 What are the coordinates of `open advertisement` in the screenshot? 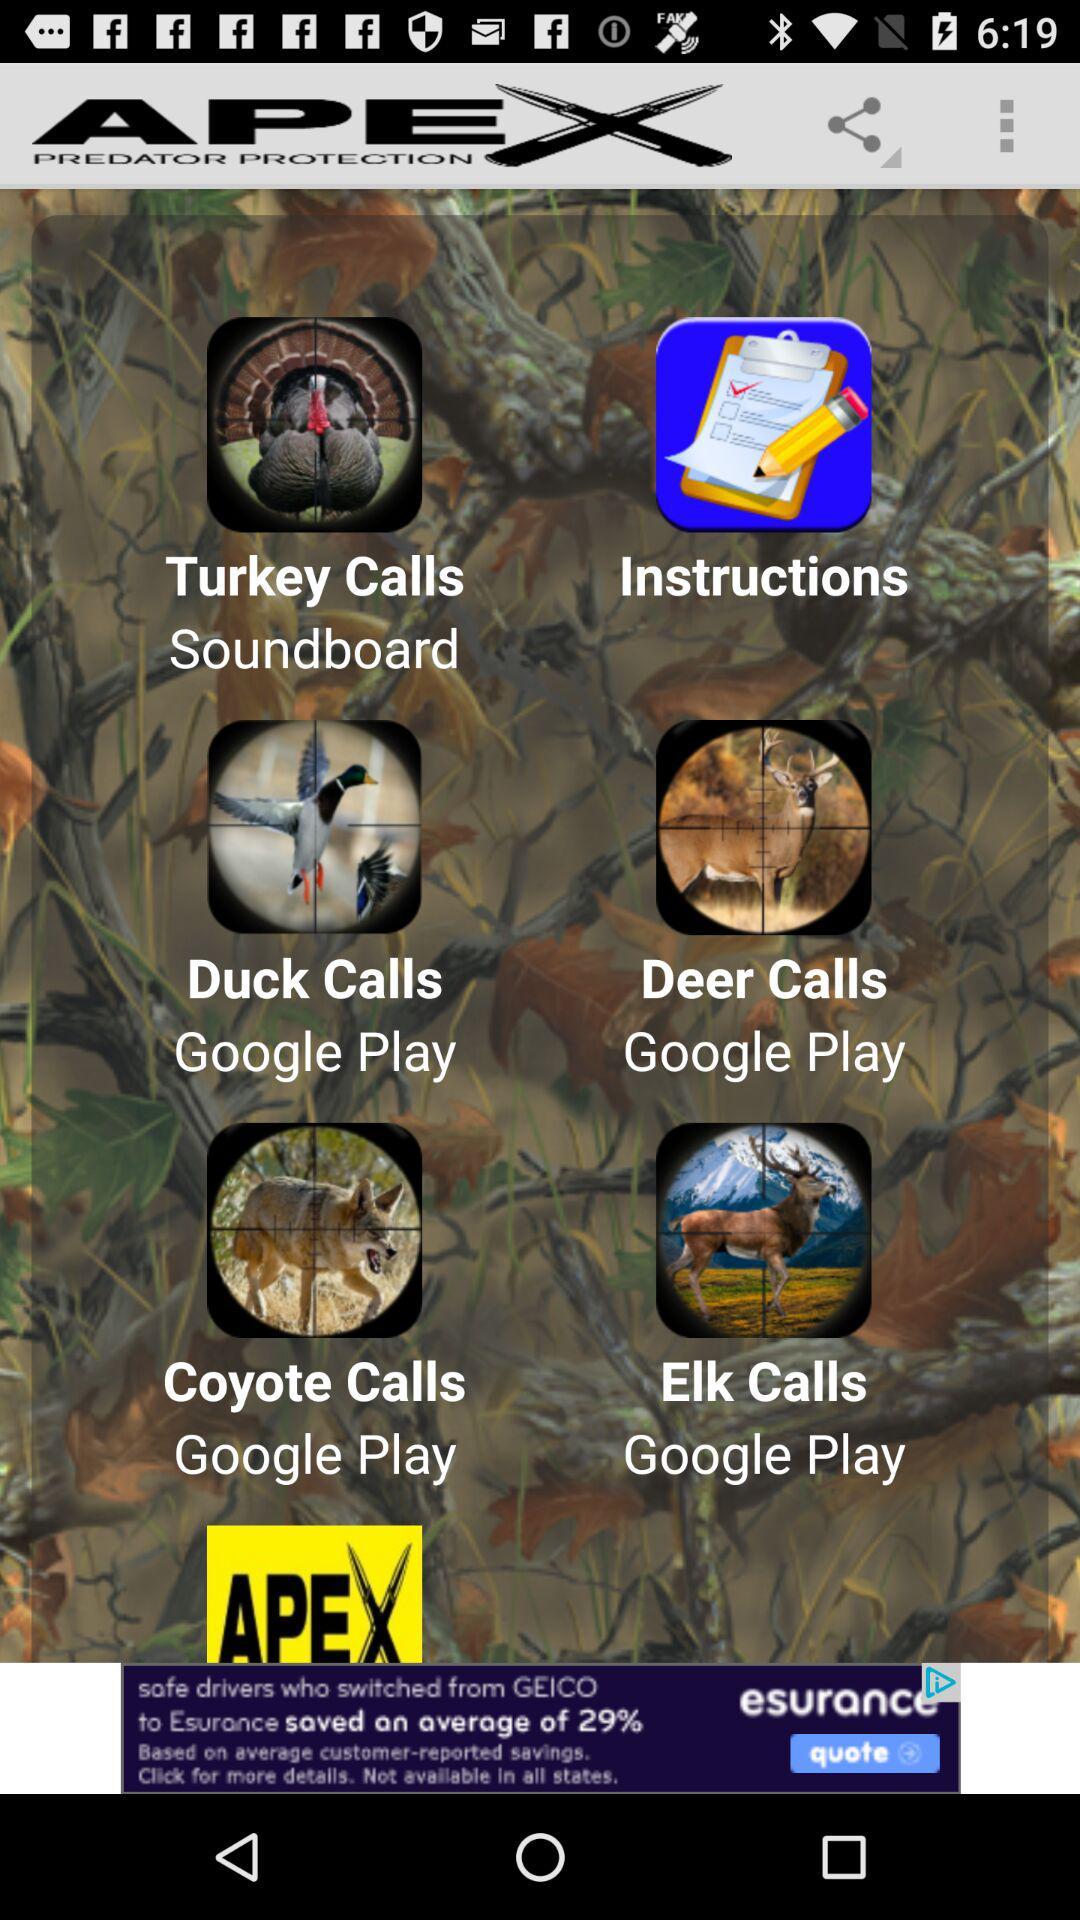 It's located at (540, 1727).